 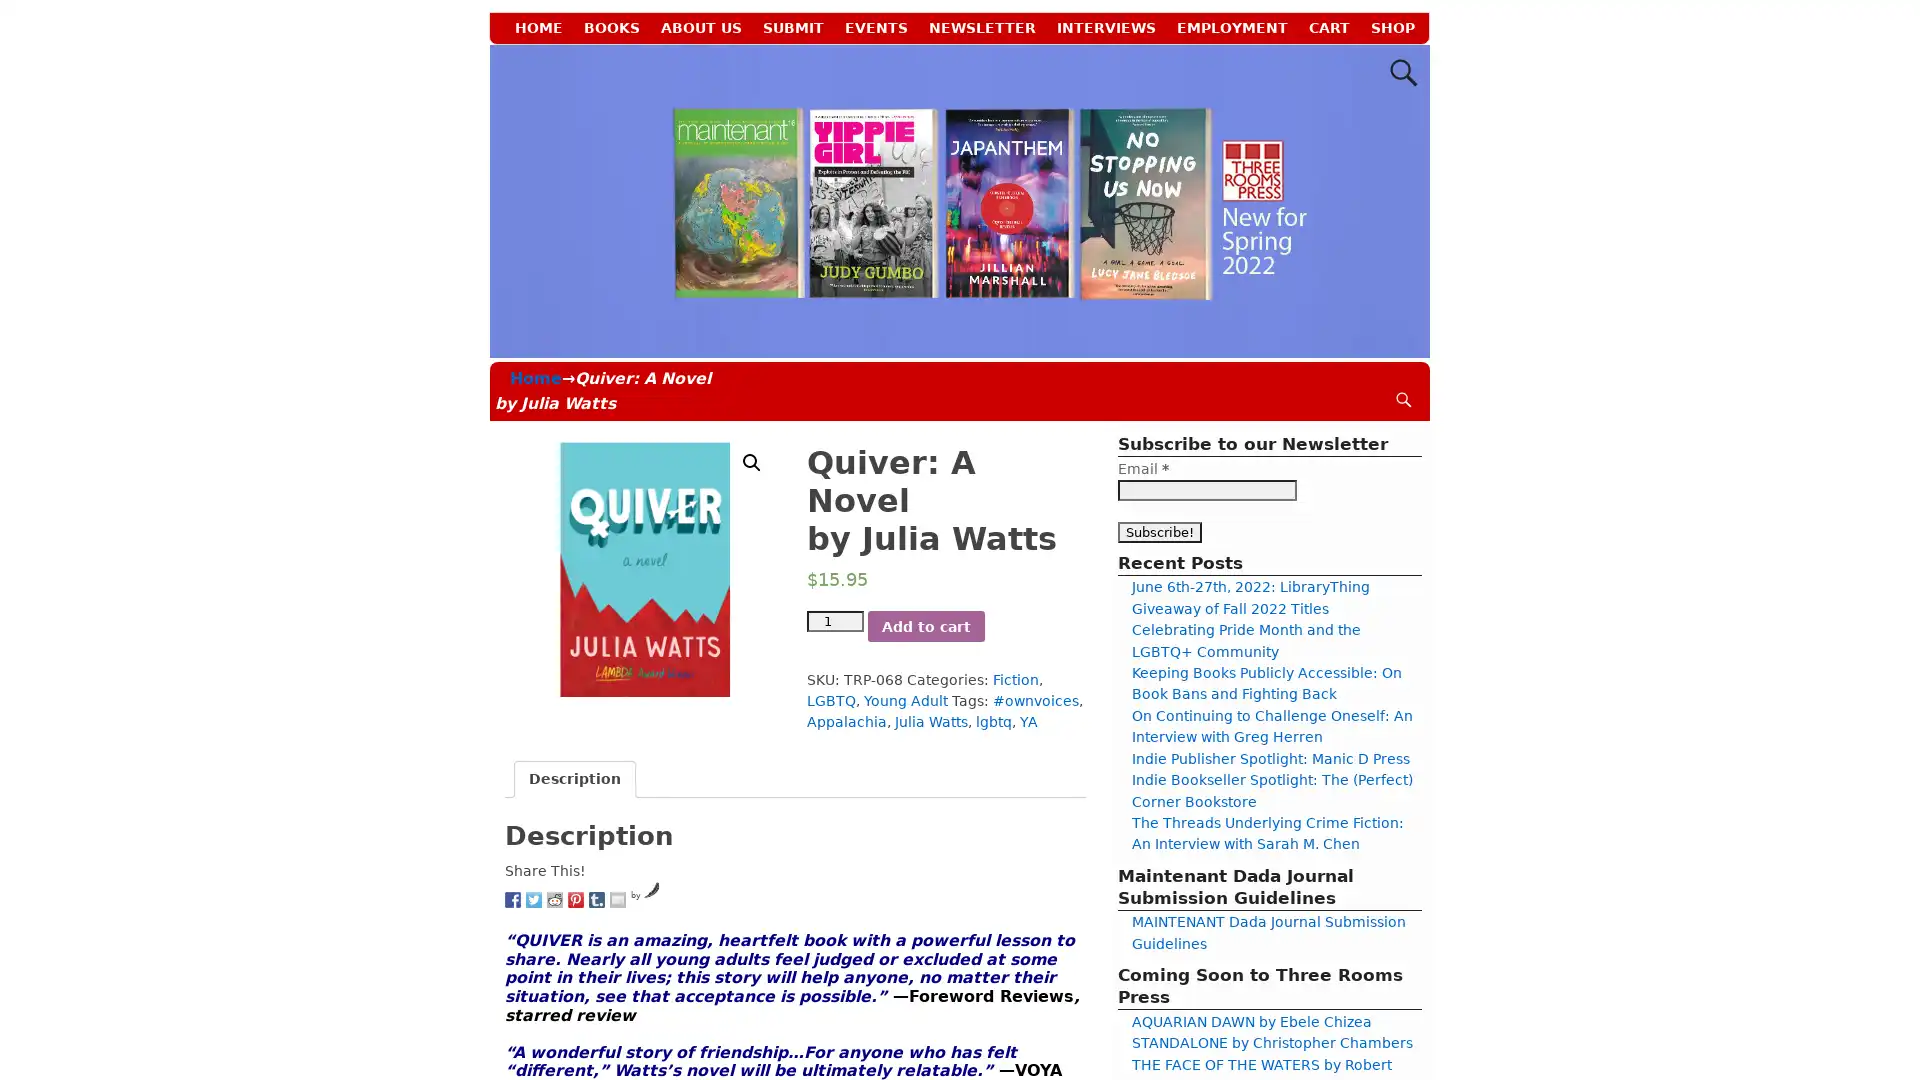 What do you see at coordinates (1160, 530) in the screenshot?
I see `Subscribe!` at bounding box center [1160, 530].